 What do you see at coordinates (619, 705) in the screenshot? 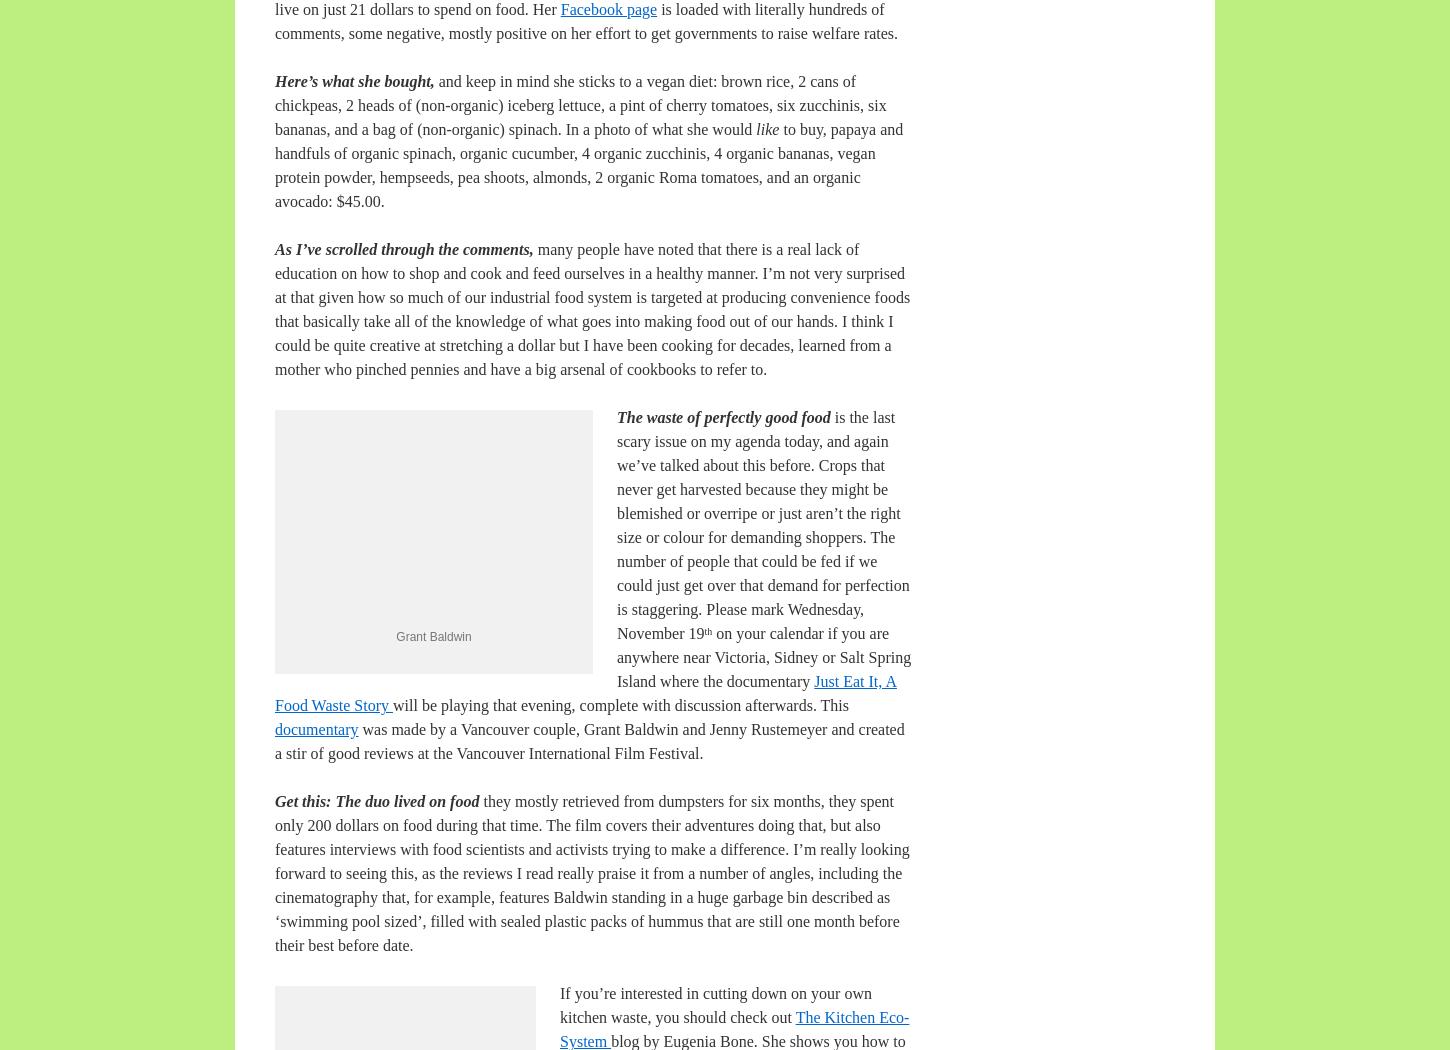
I see `'will be playing that evening, complete with discussion afterwards. This'` at bounding box center [619, 705].